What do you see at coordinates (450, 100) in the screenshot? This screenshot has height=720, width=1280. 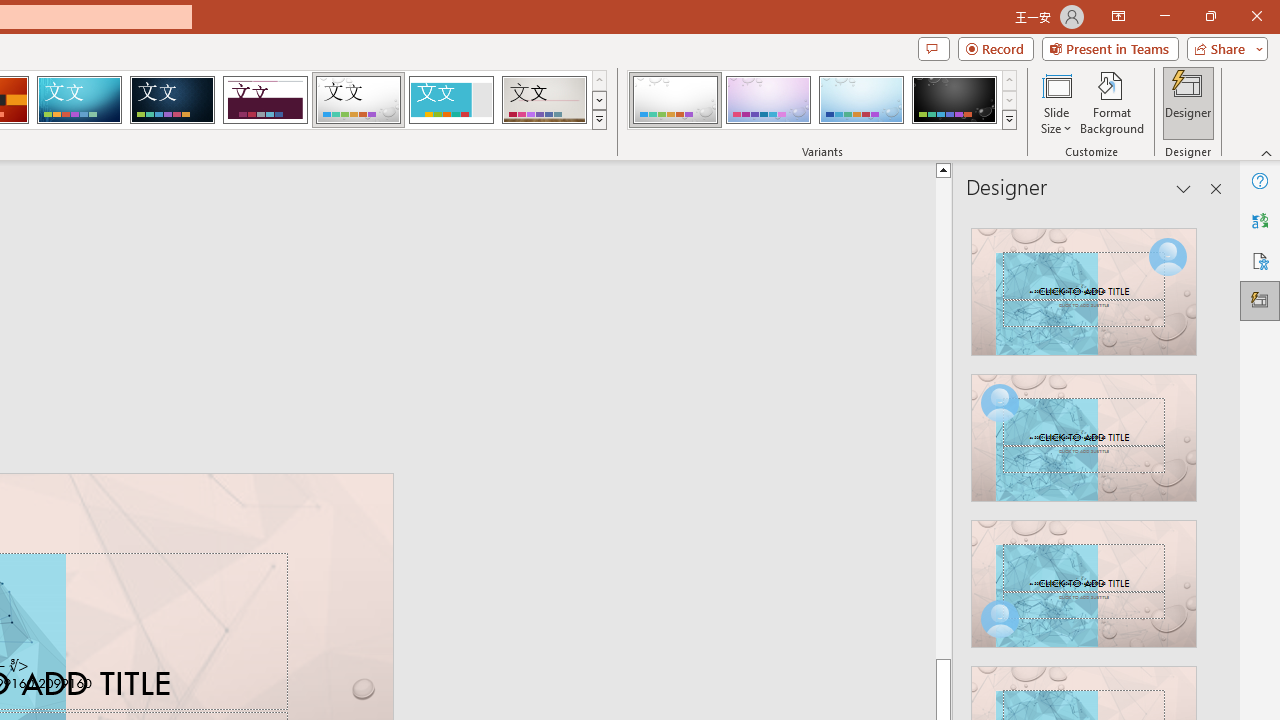 I see `'Frame'` at bounding box center [450, 100].